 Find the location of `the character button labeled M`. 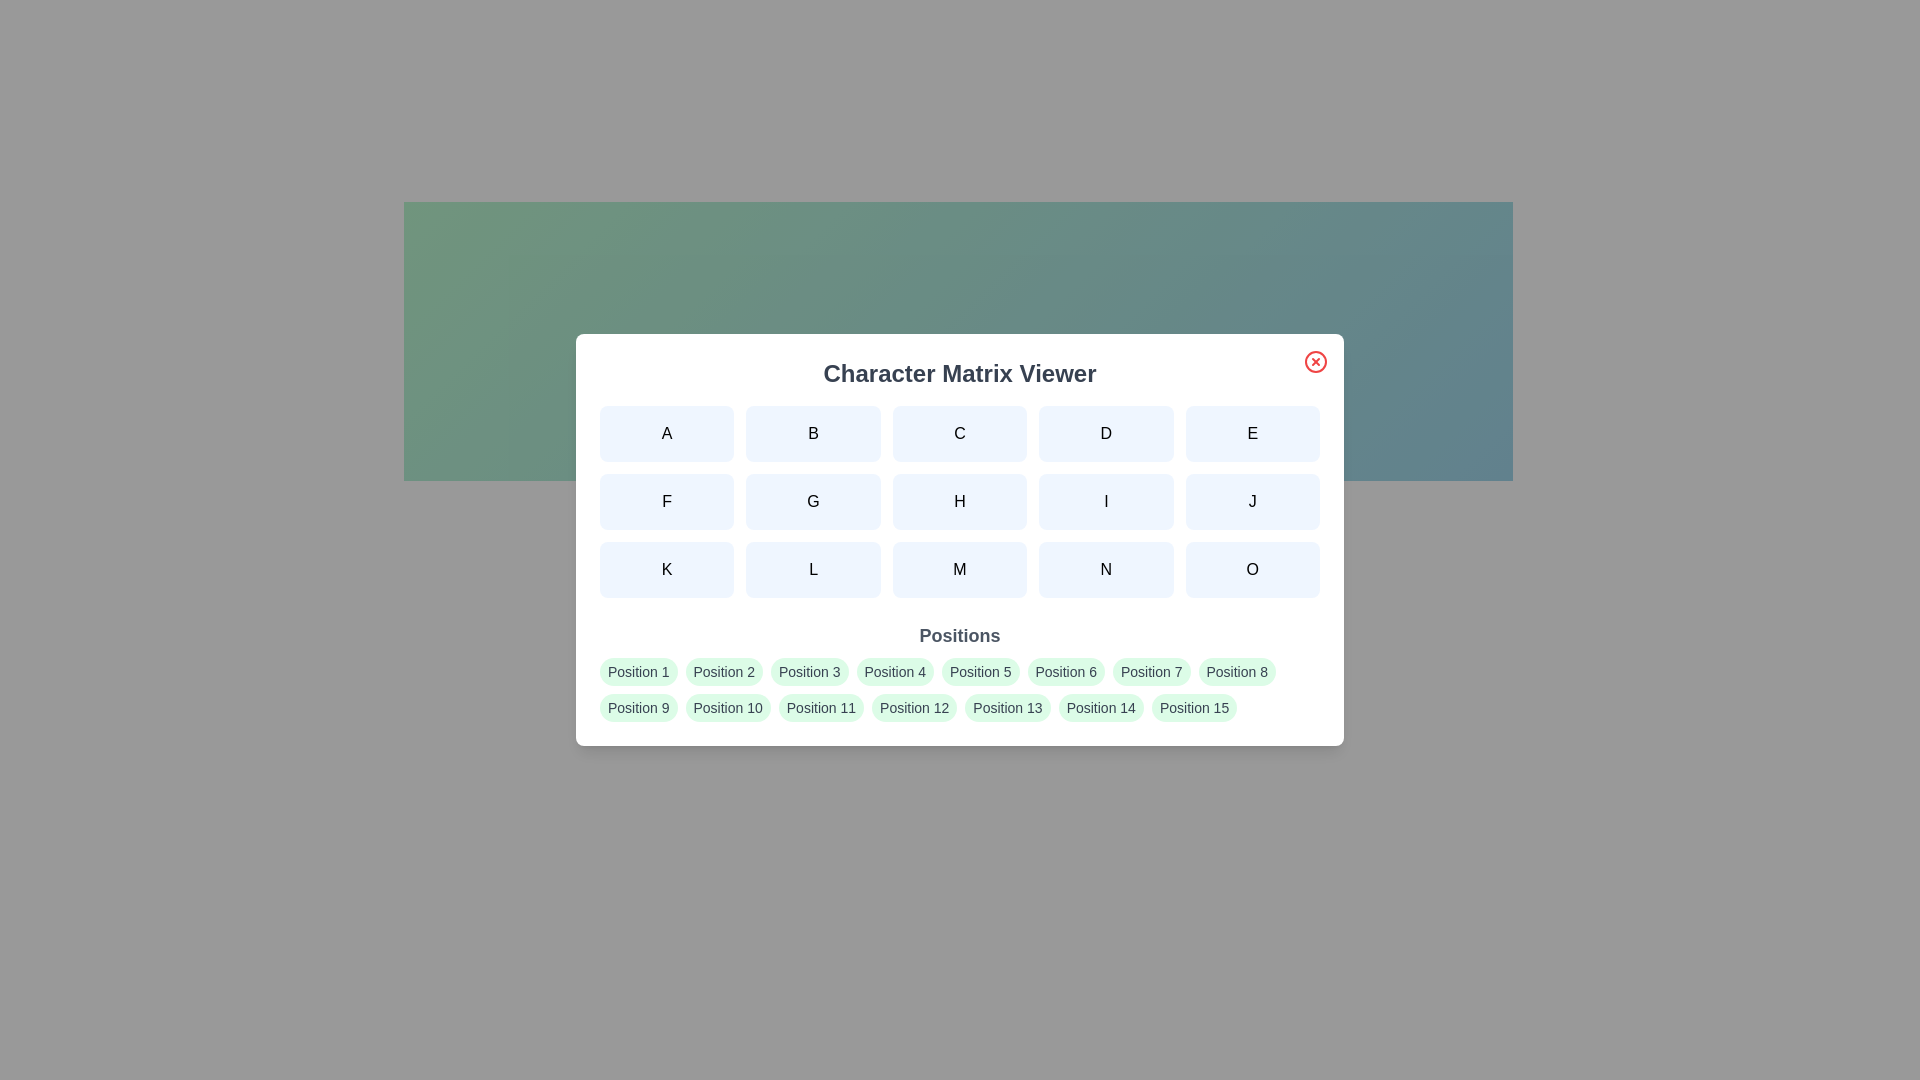

the character button labeled M is located at coordinates (960, 570).